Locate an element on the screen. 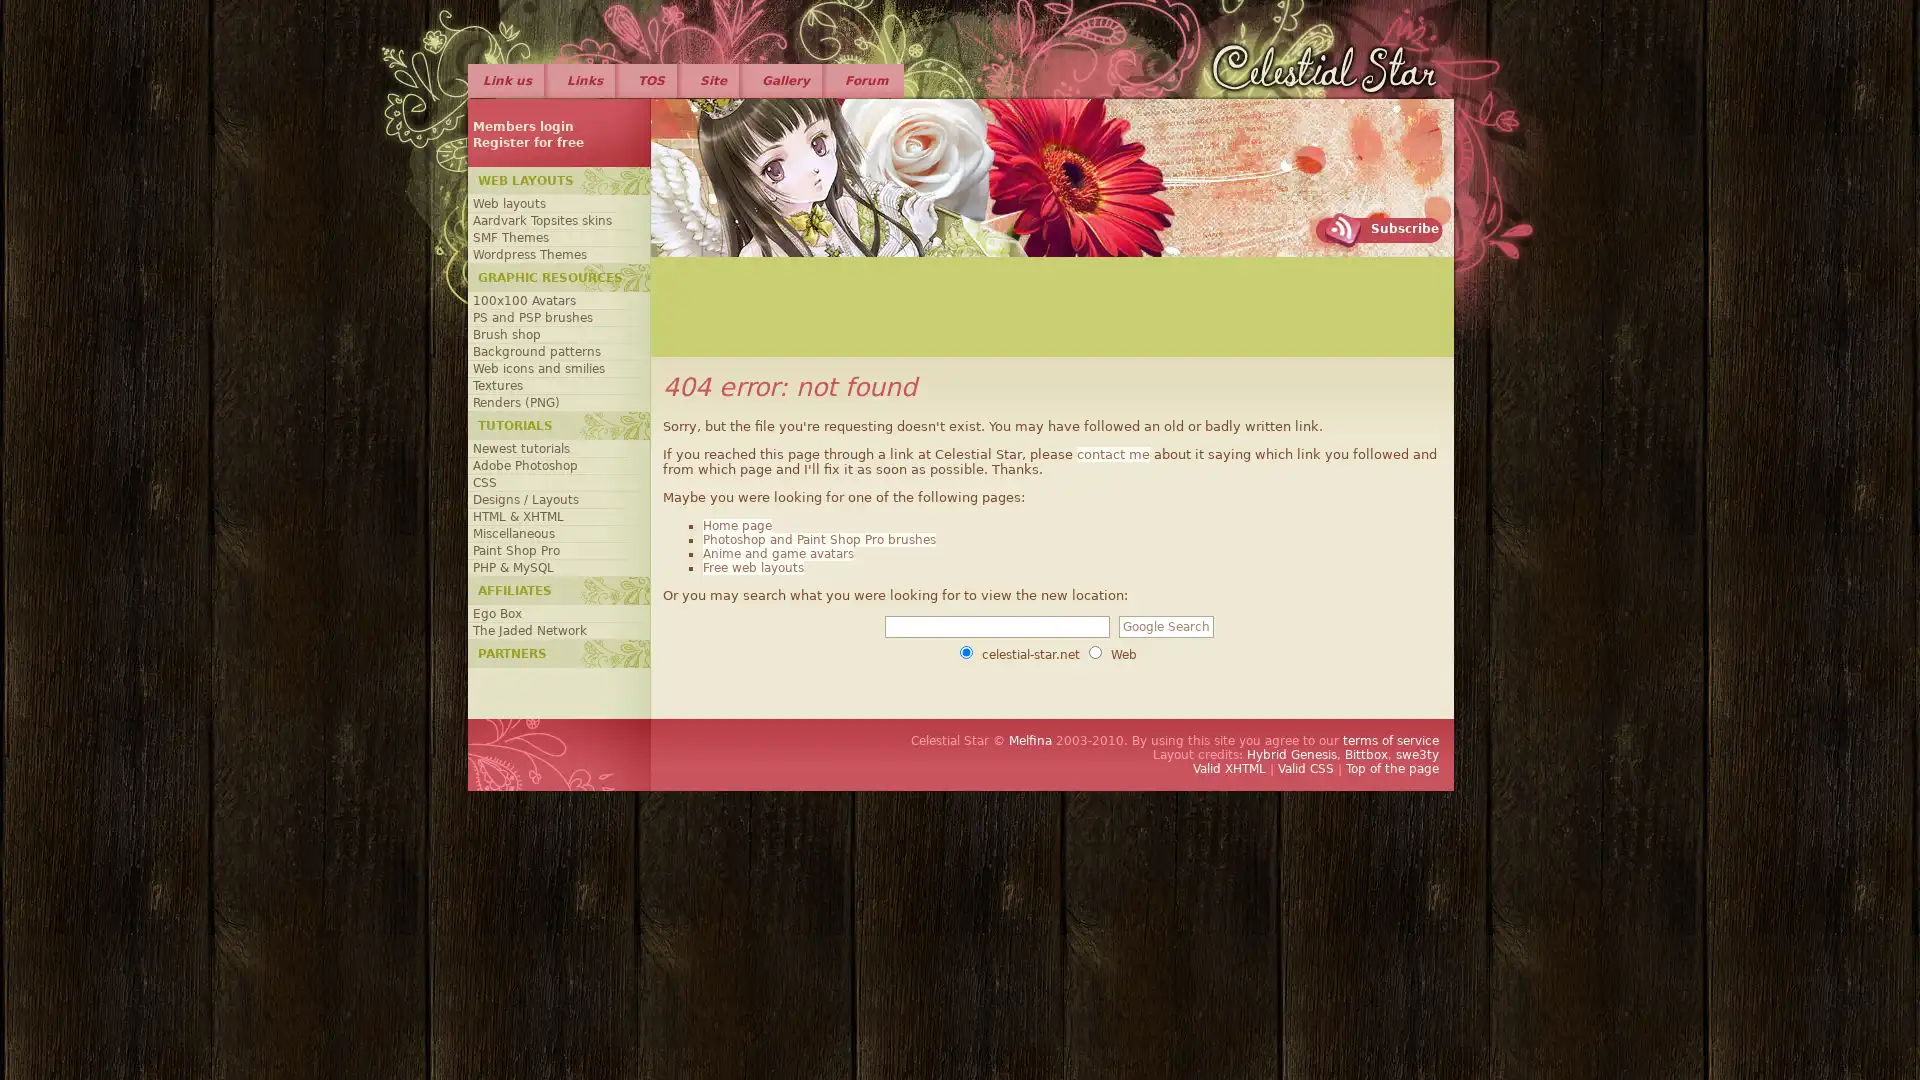 This screenshot has height=1080, width=1920. Google Search is located at coordinates (1166, 624).